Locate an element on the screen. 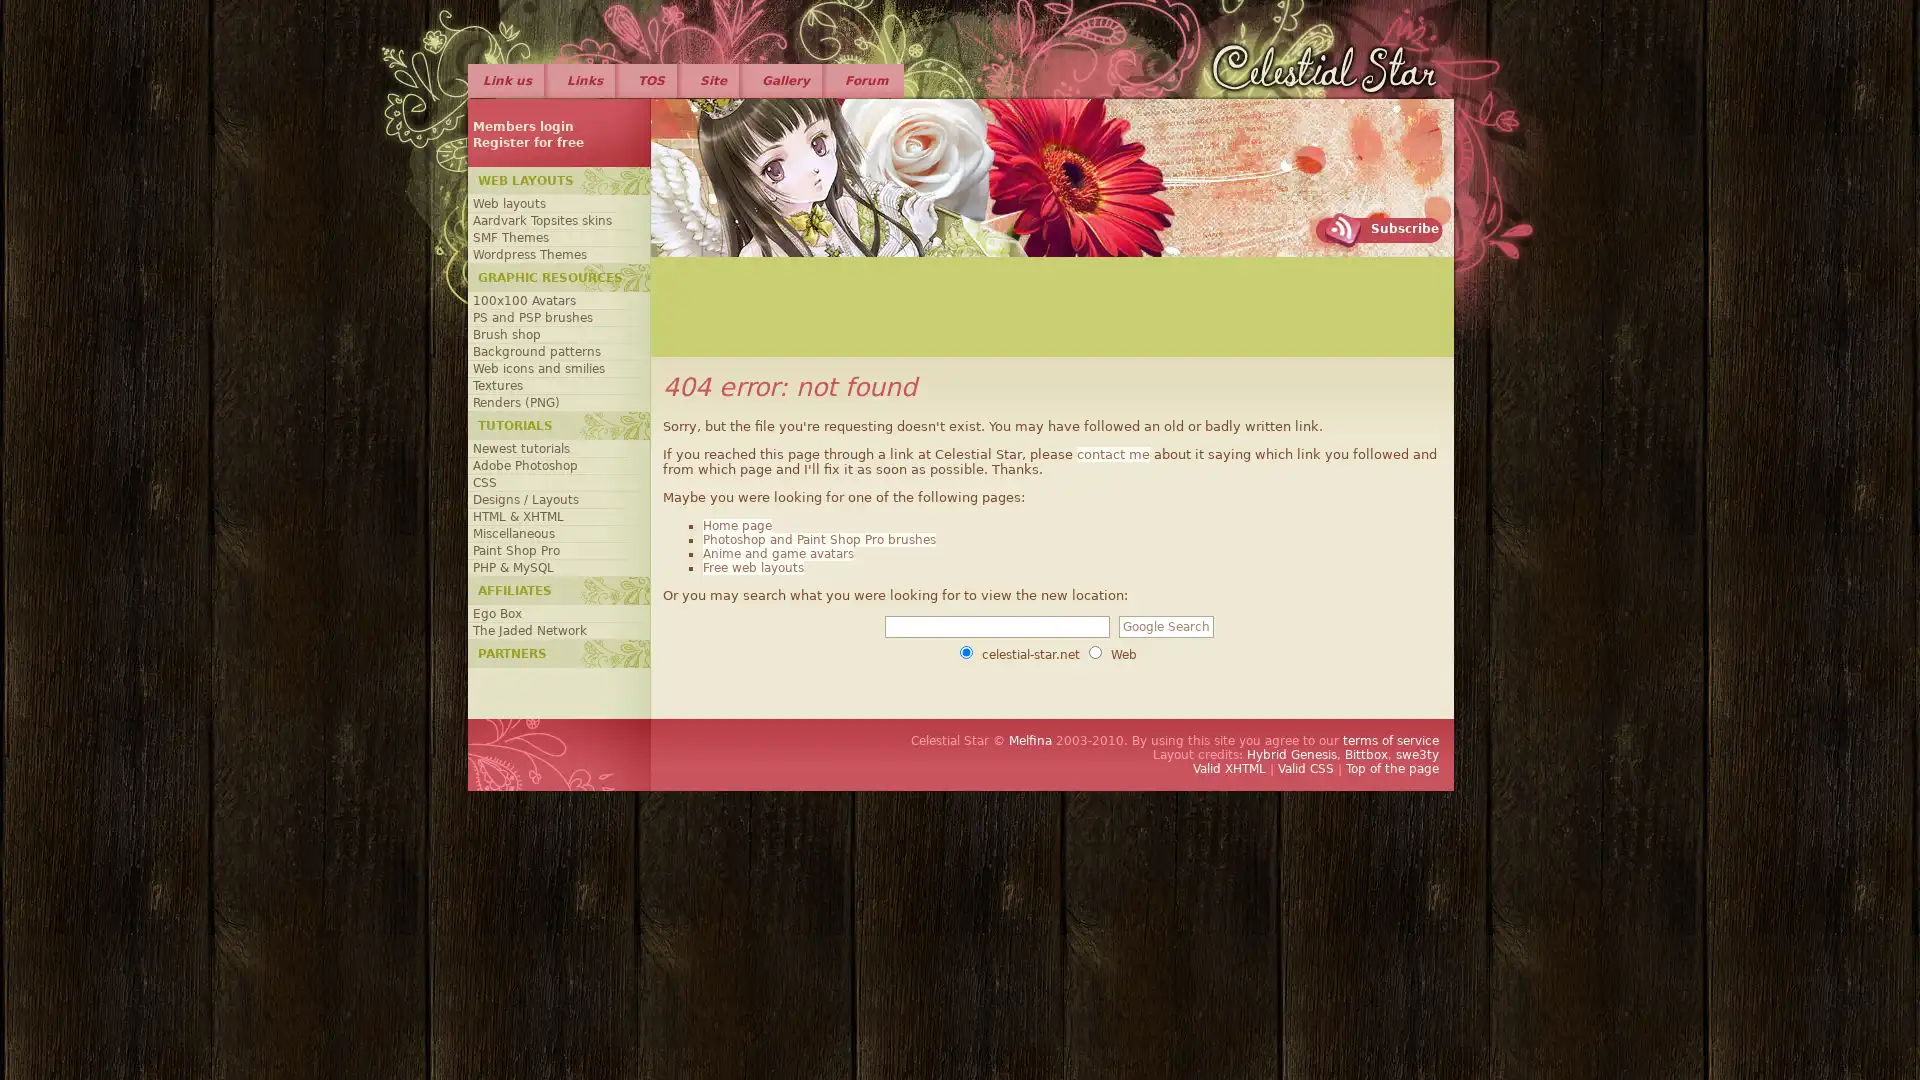 This screenshot has height=1080, width=1920. Google Search is located at coordinates (1166, 624).